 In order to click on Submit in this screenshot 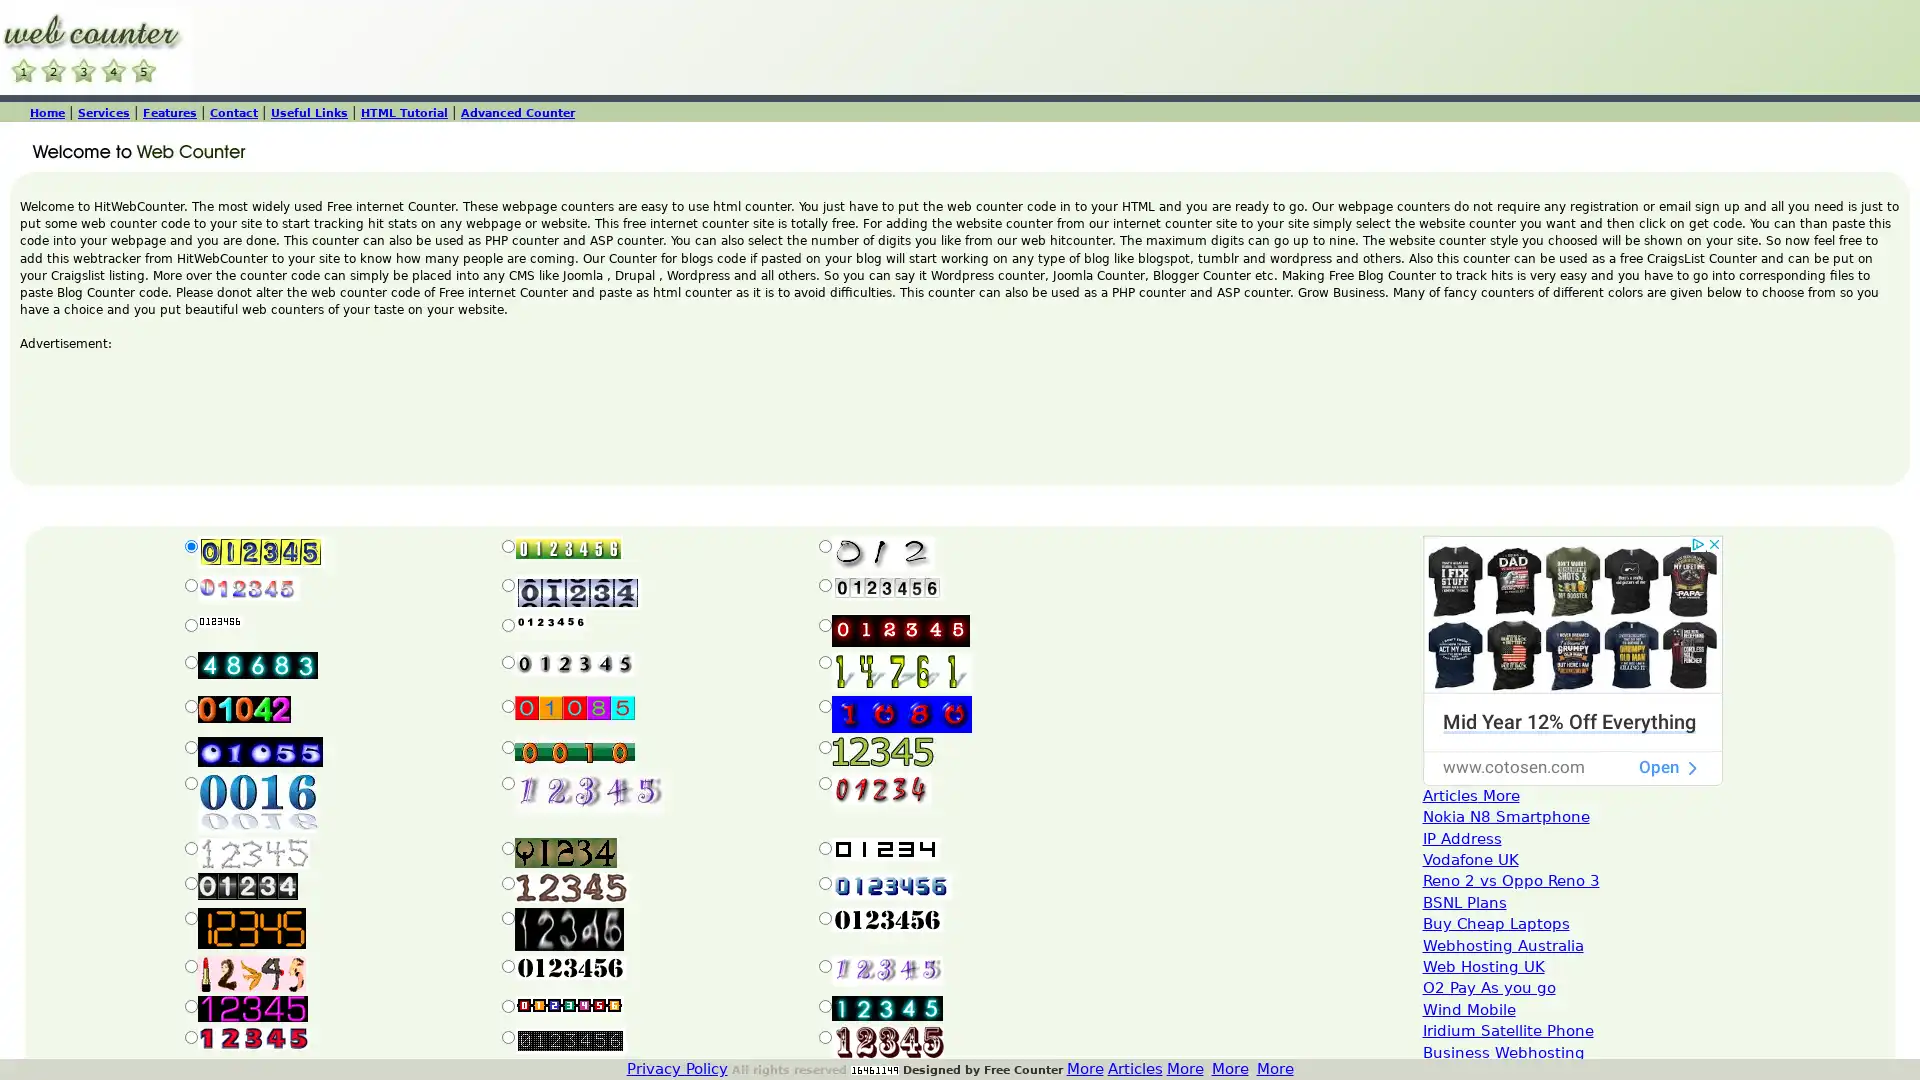, I will do `click(549, 620)`.